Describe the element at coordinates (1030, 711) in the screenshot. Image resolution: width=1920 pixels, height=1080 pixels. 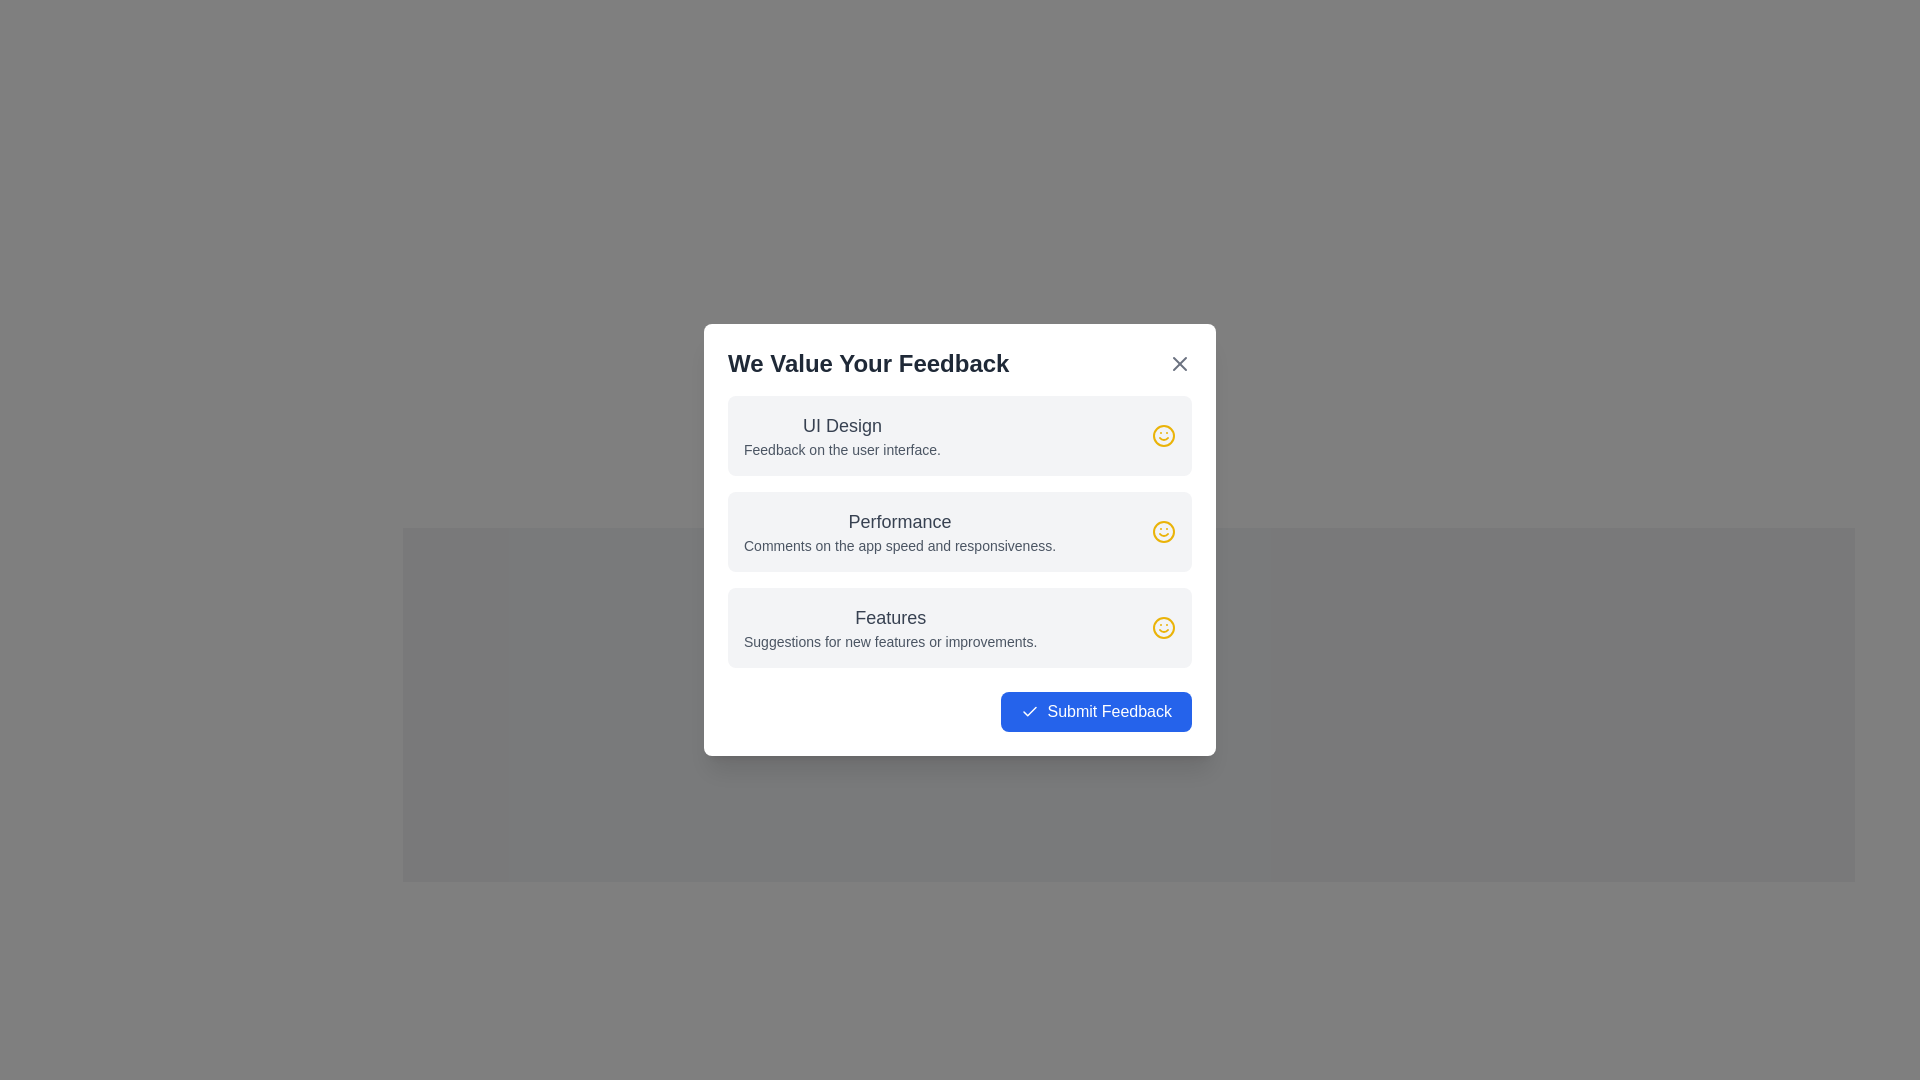
I see `the checkmark icon within the 'Submit Feedback' button, which has a white outline on a blue background, located towards the left side of the button content` at that location.